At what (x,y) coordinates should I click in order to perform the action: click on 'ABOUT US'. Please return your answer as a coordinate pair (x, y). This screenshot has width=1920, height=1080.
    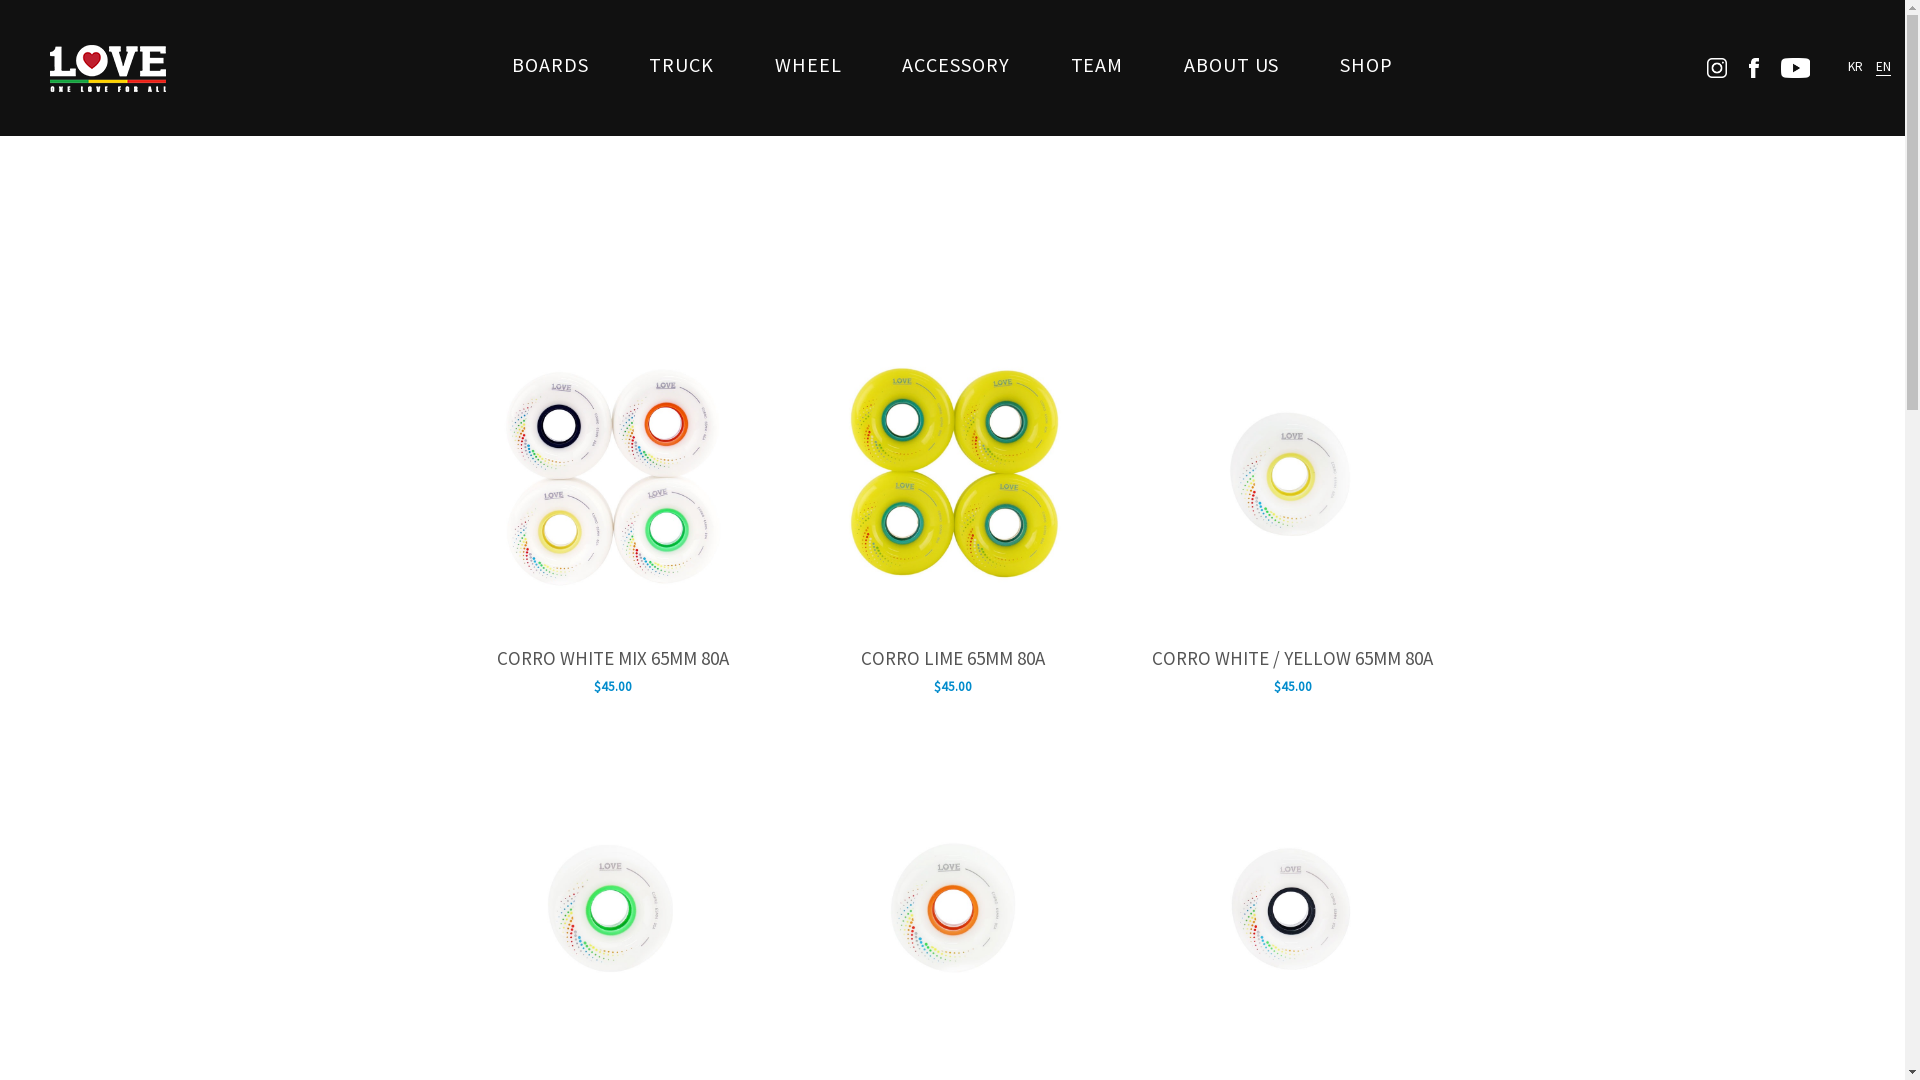
    Looking at the image, I should click on (1171, 65).